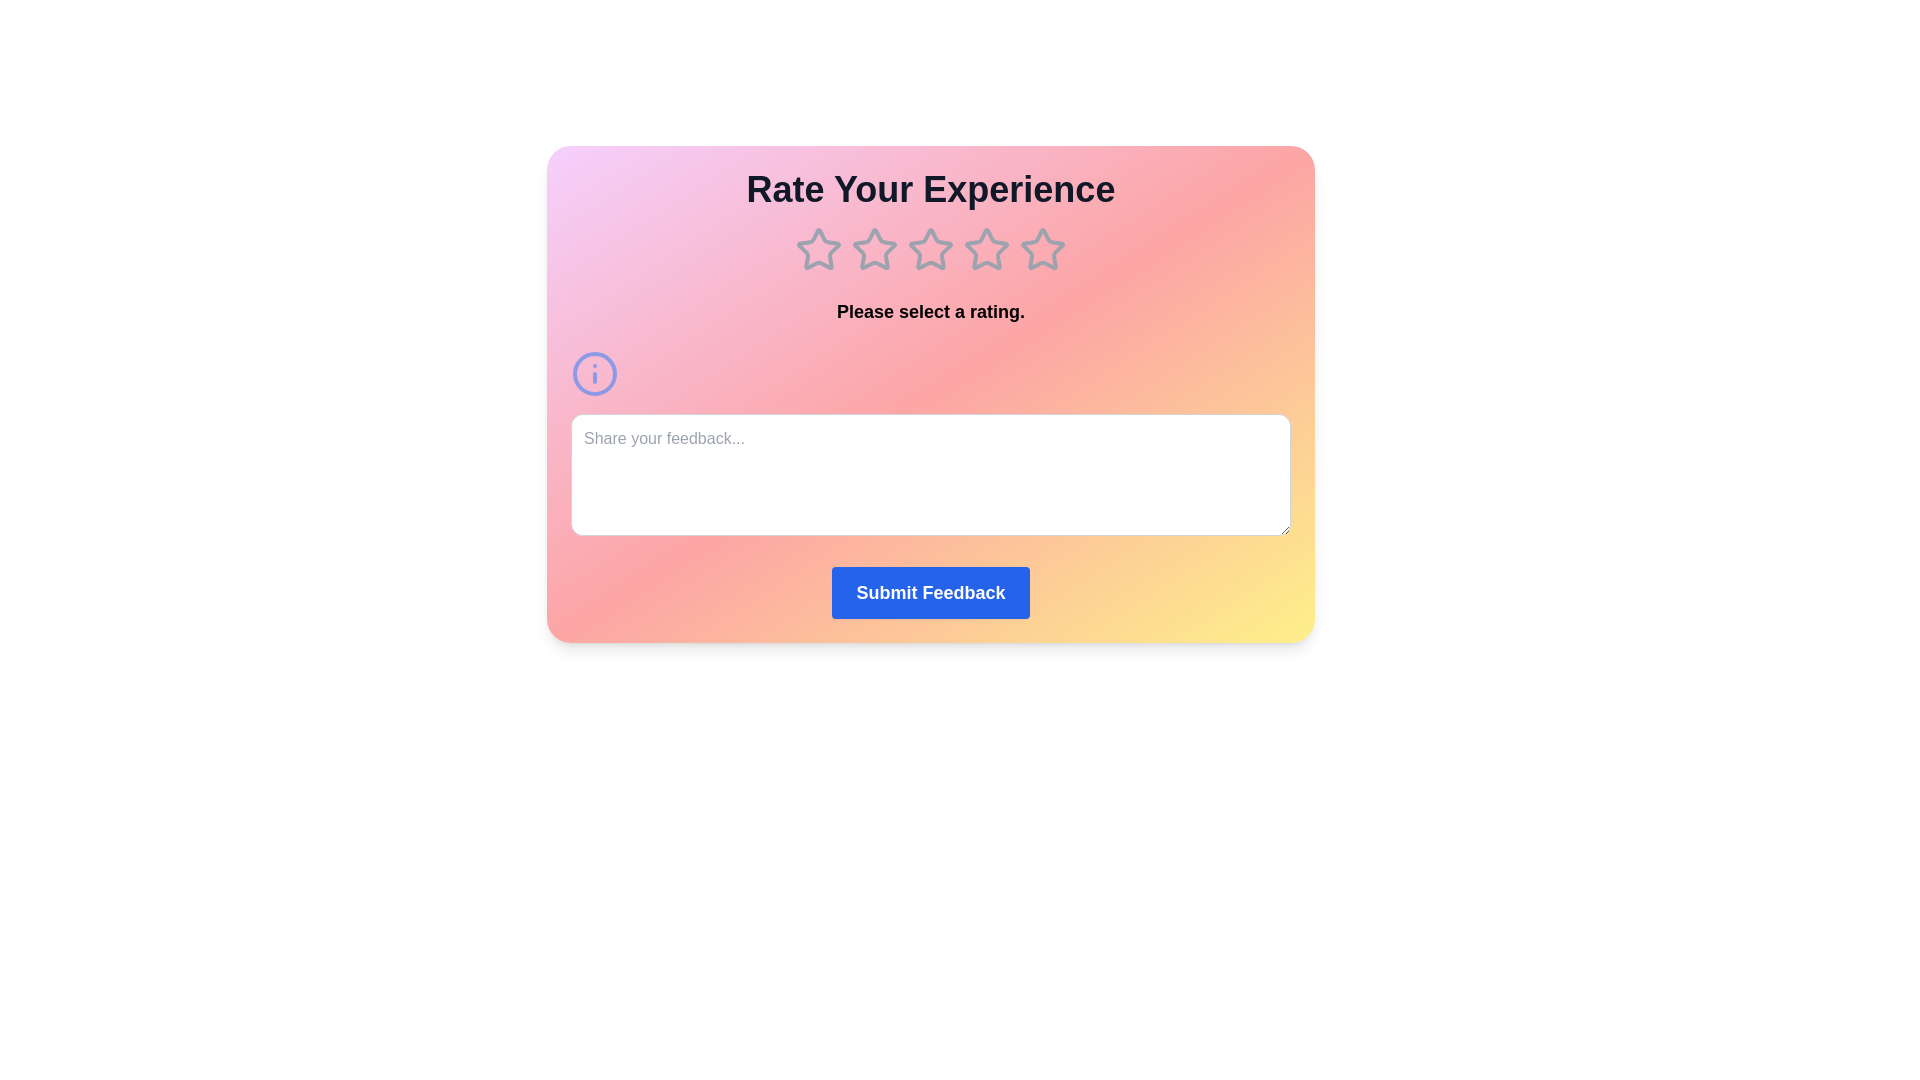  I want to click on the star corresponding to 3 to preview the rating, so click(930, 249).